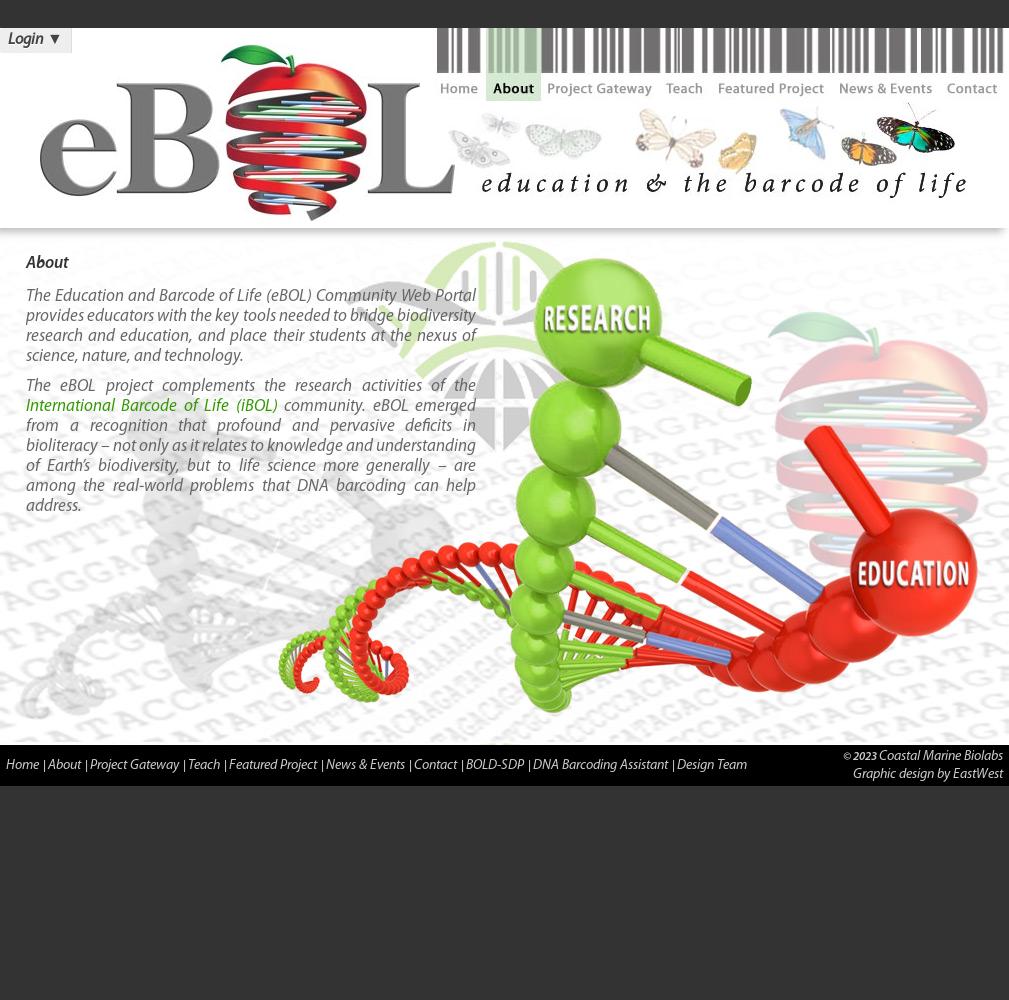 The image size is (1009, 1000). I want to click on 'Home', so click(21, 764).